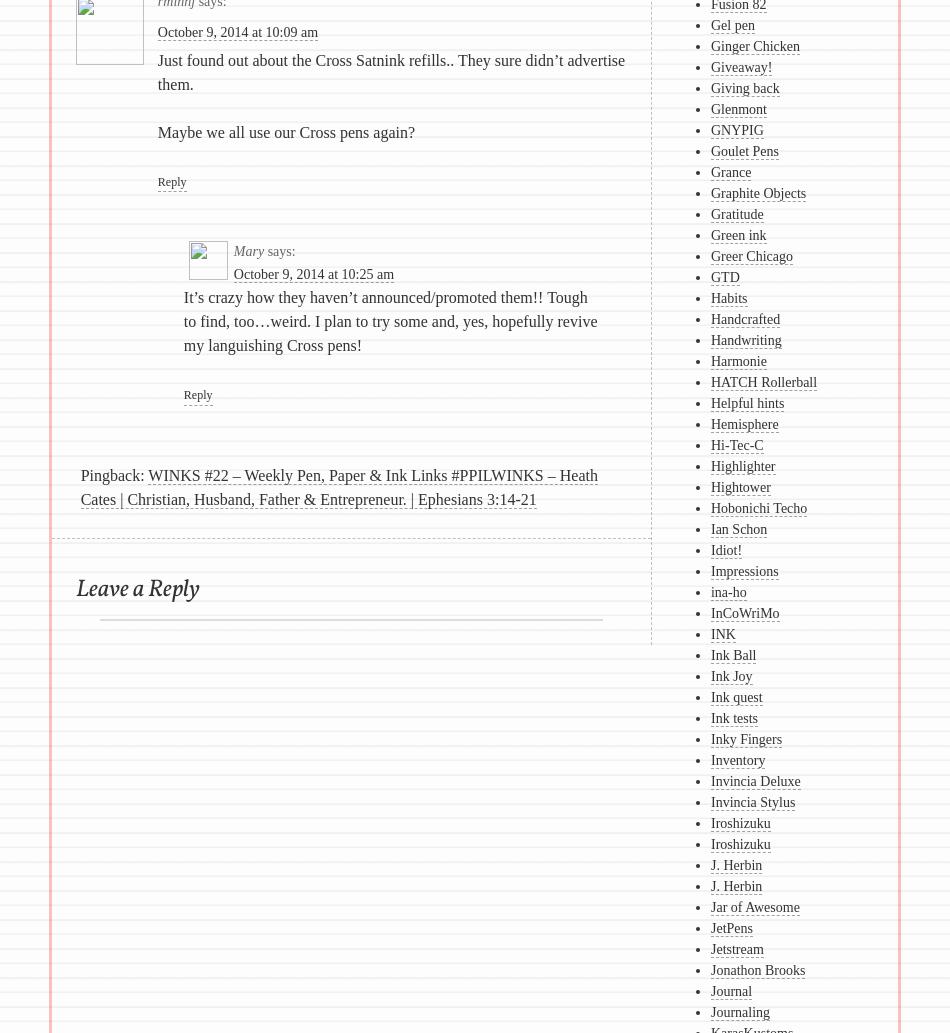  Describe the element at coordinates (737, 528) in the screenshot. I see `'Ian Schon'` at that location.